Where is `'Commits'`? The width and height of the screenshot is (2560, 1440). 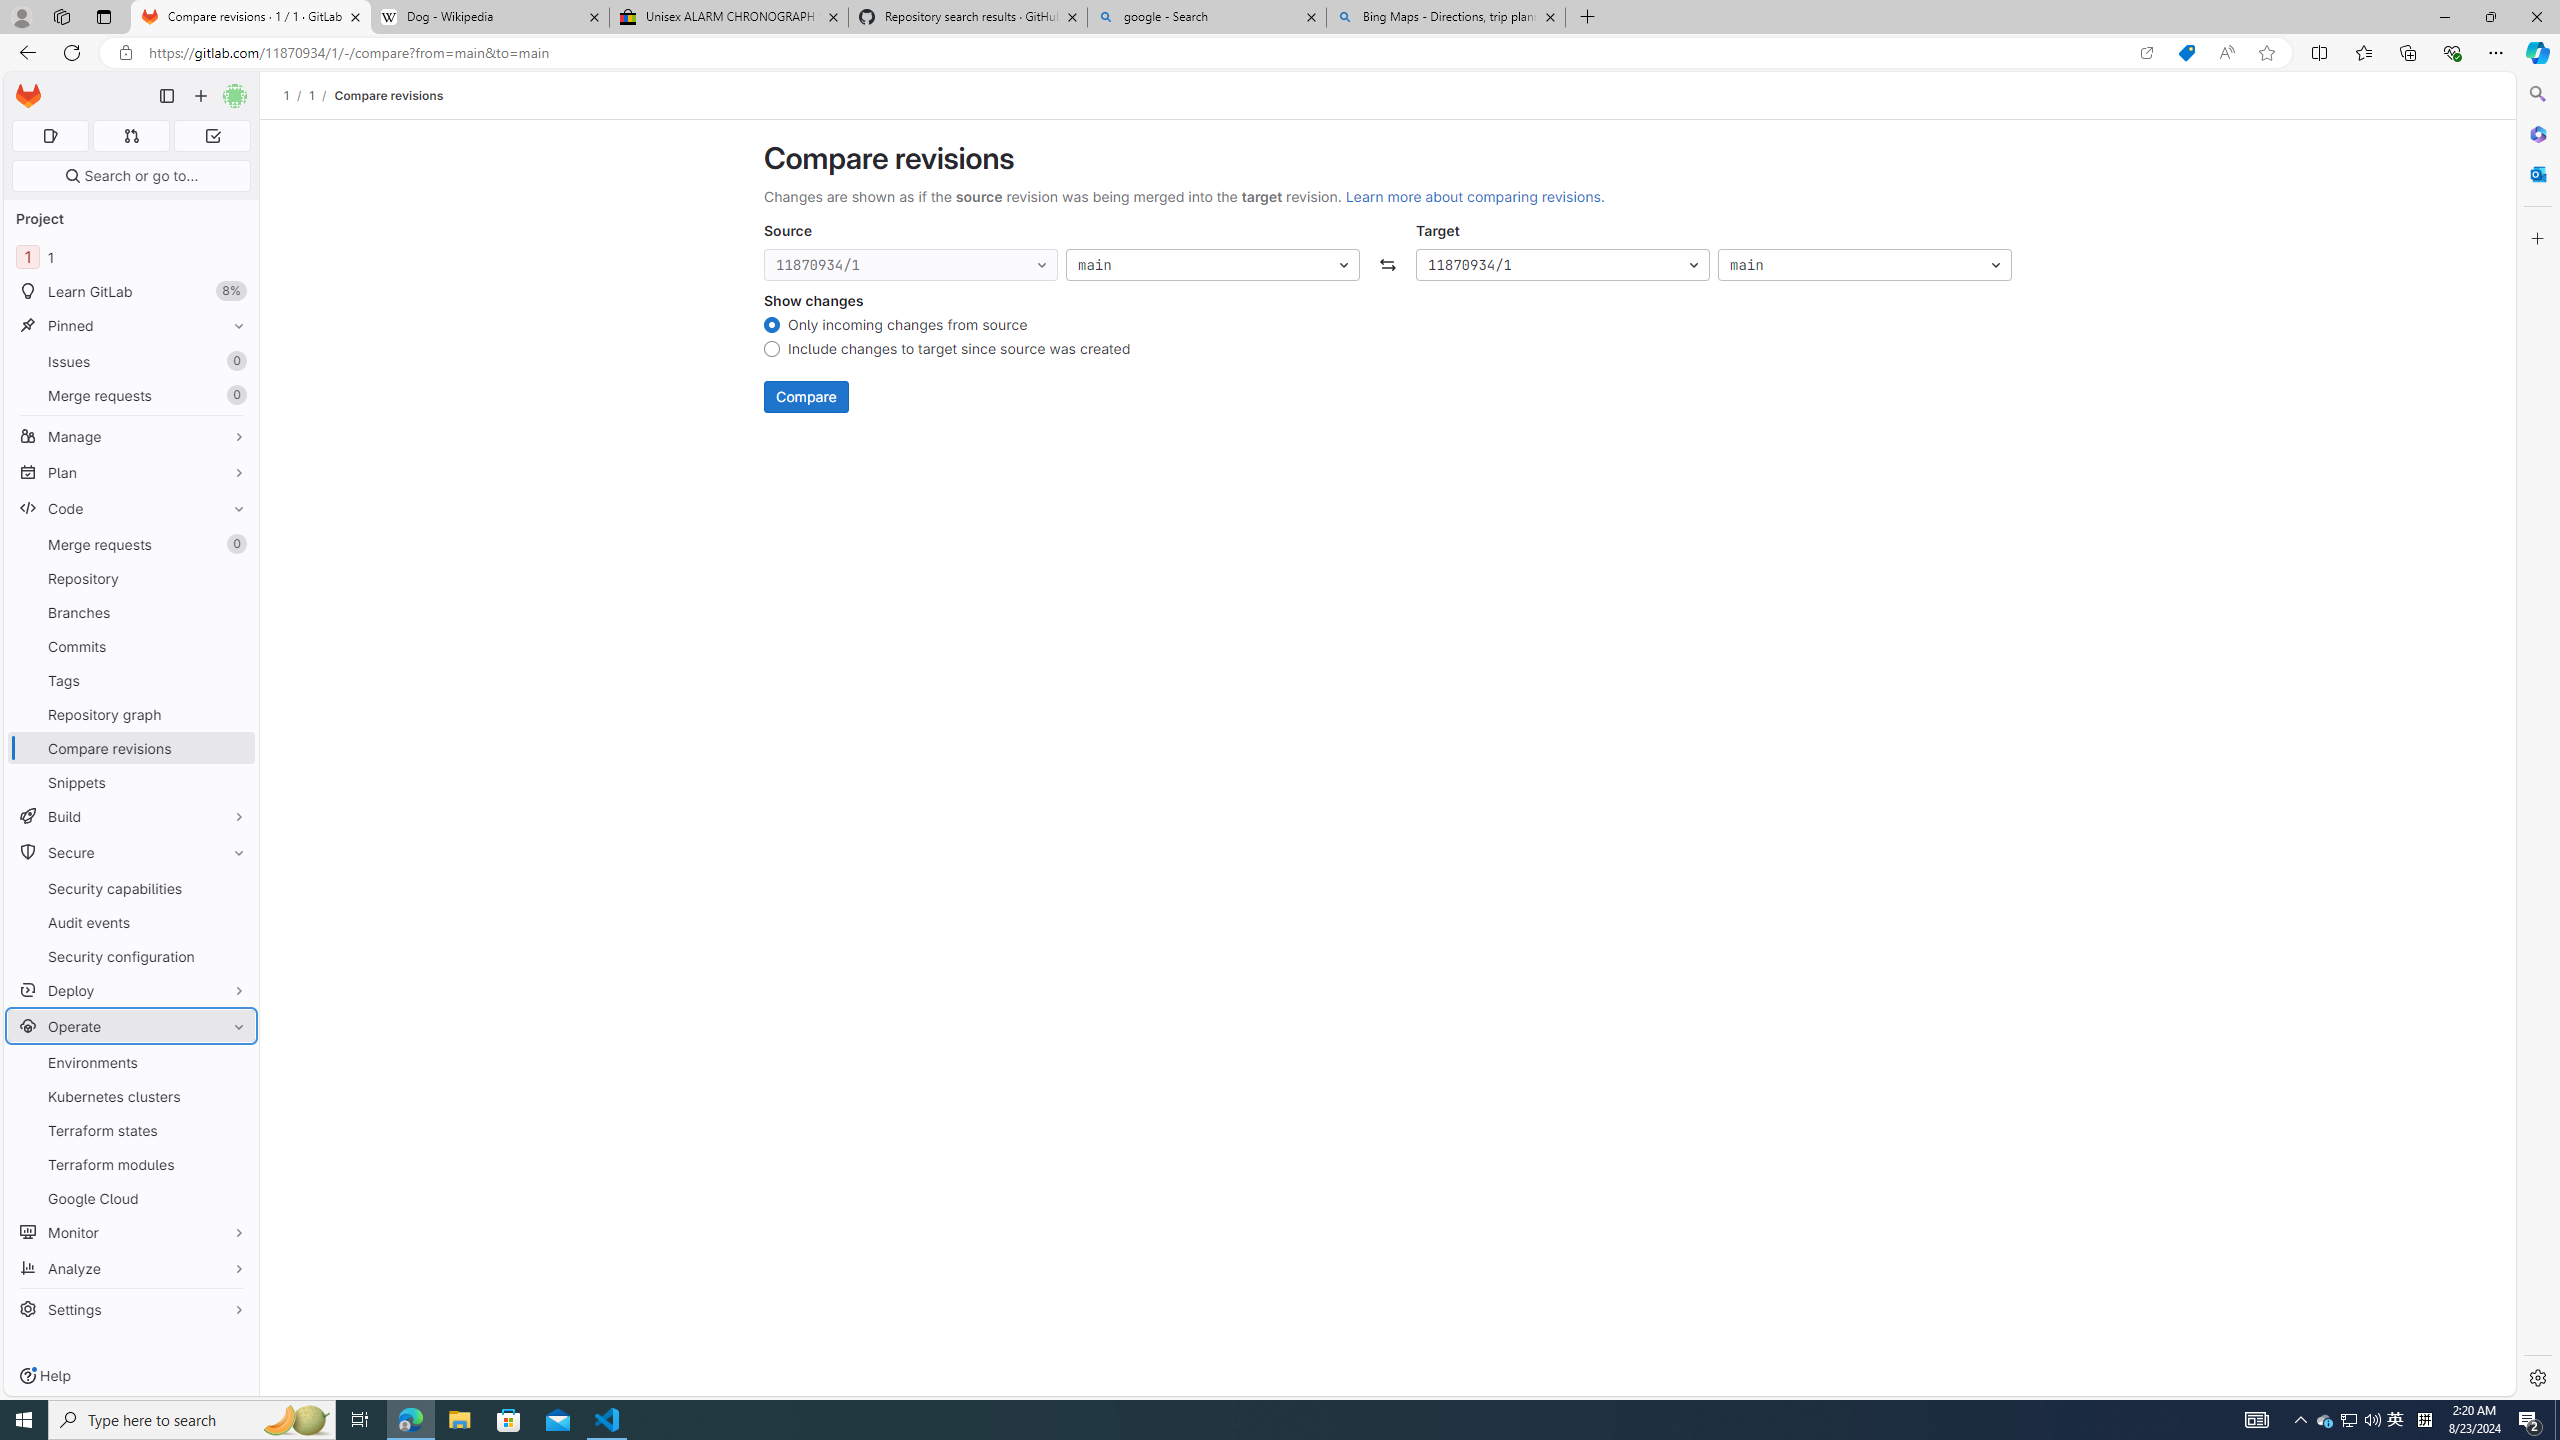
'Commits' is located at coordinates (130, 646).